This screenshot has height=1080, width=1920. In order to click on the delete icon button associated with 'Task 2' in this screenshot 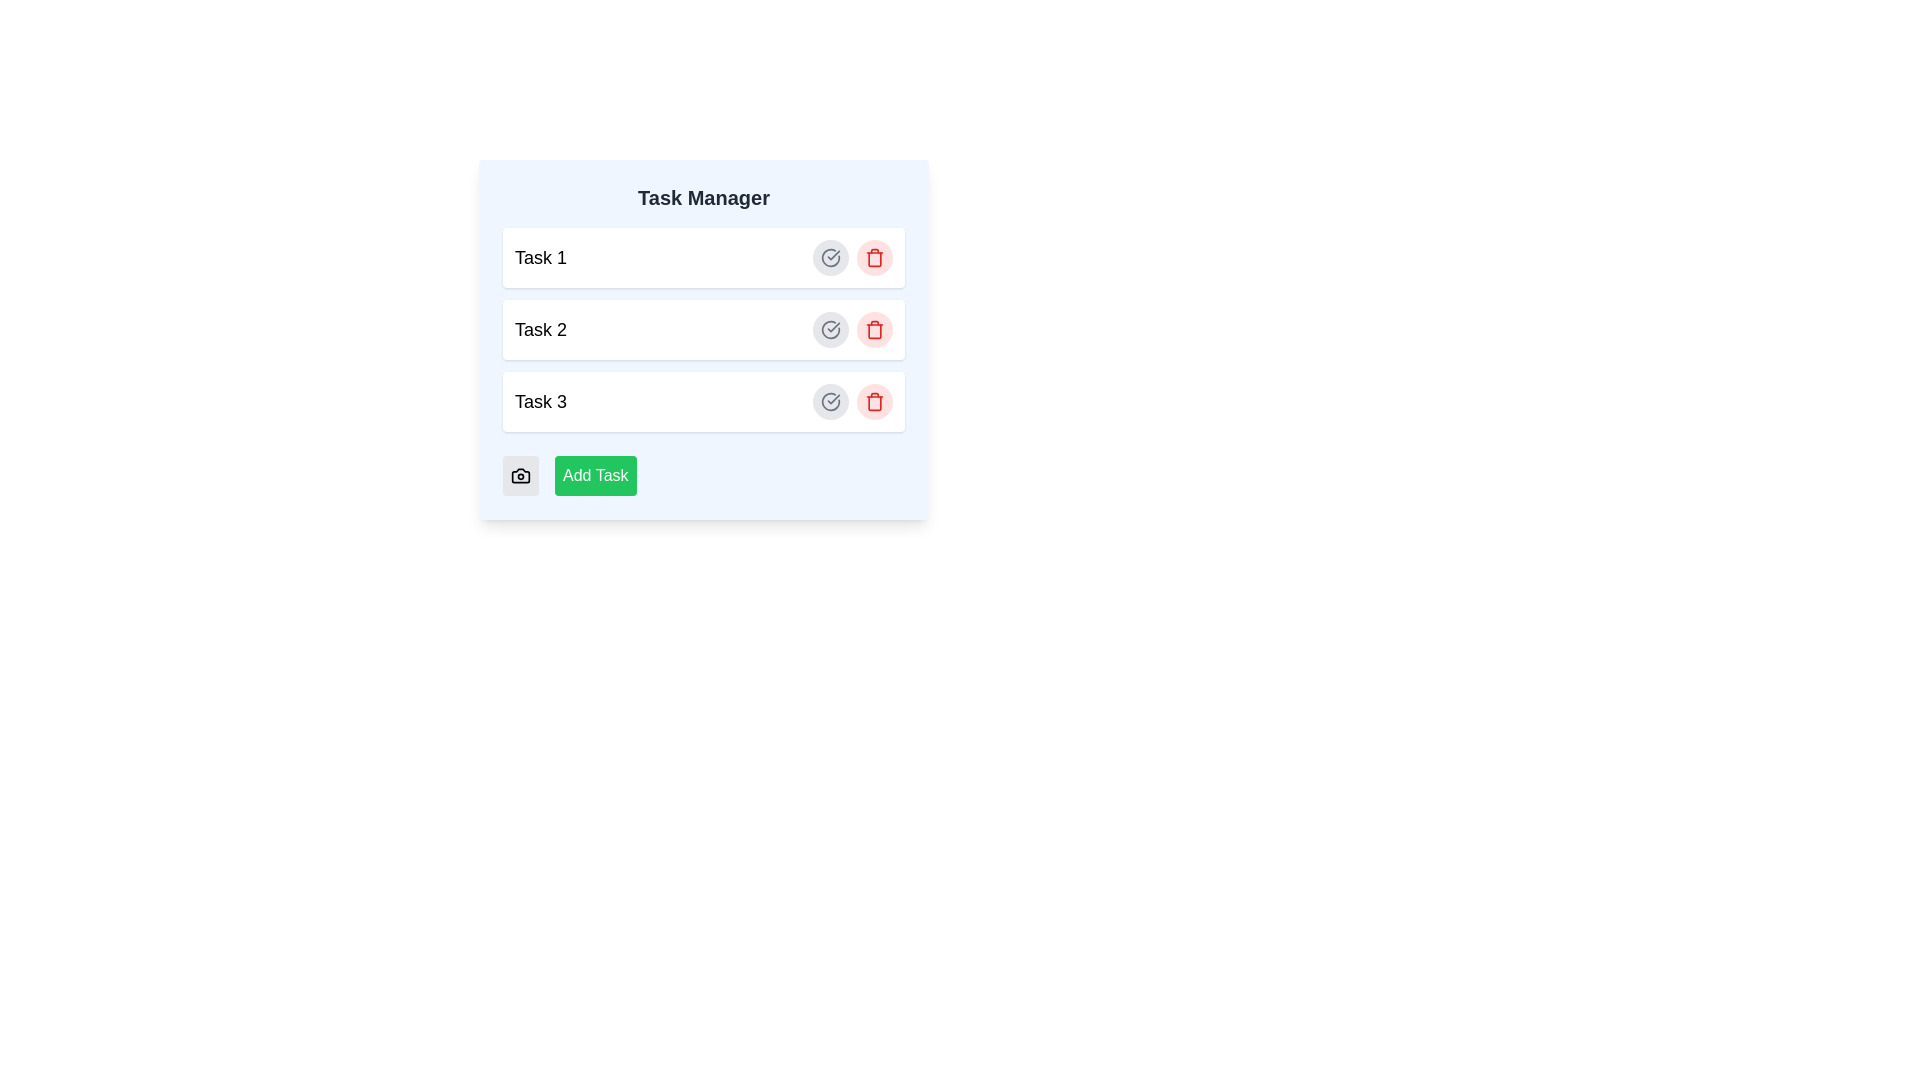, I will do `click(874, 329)`.